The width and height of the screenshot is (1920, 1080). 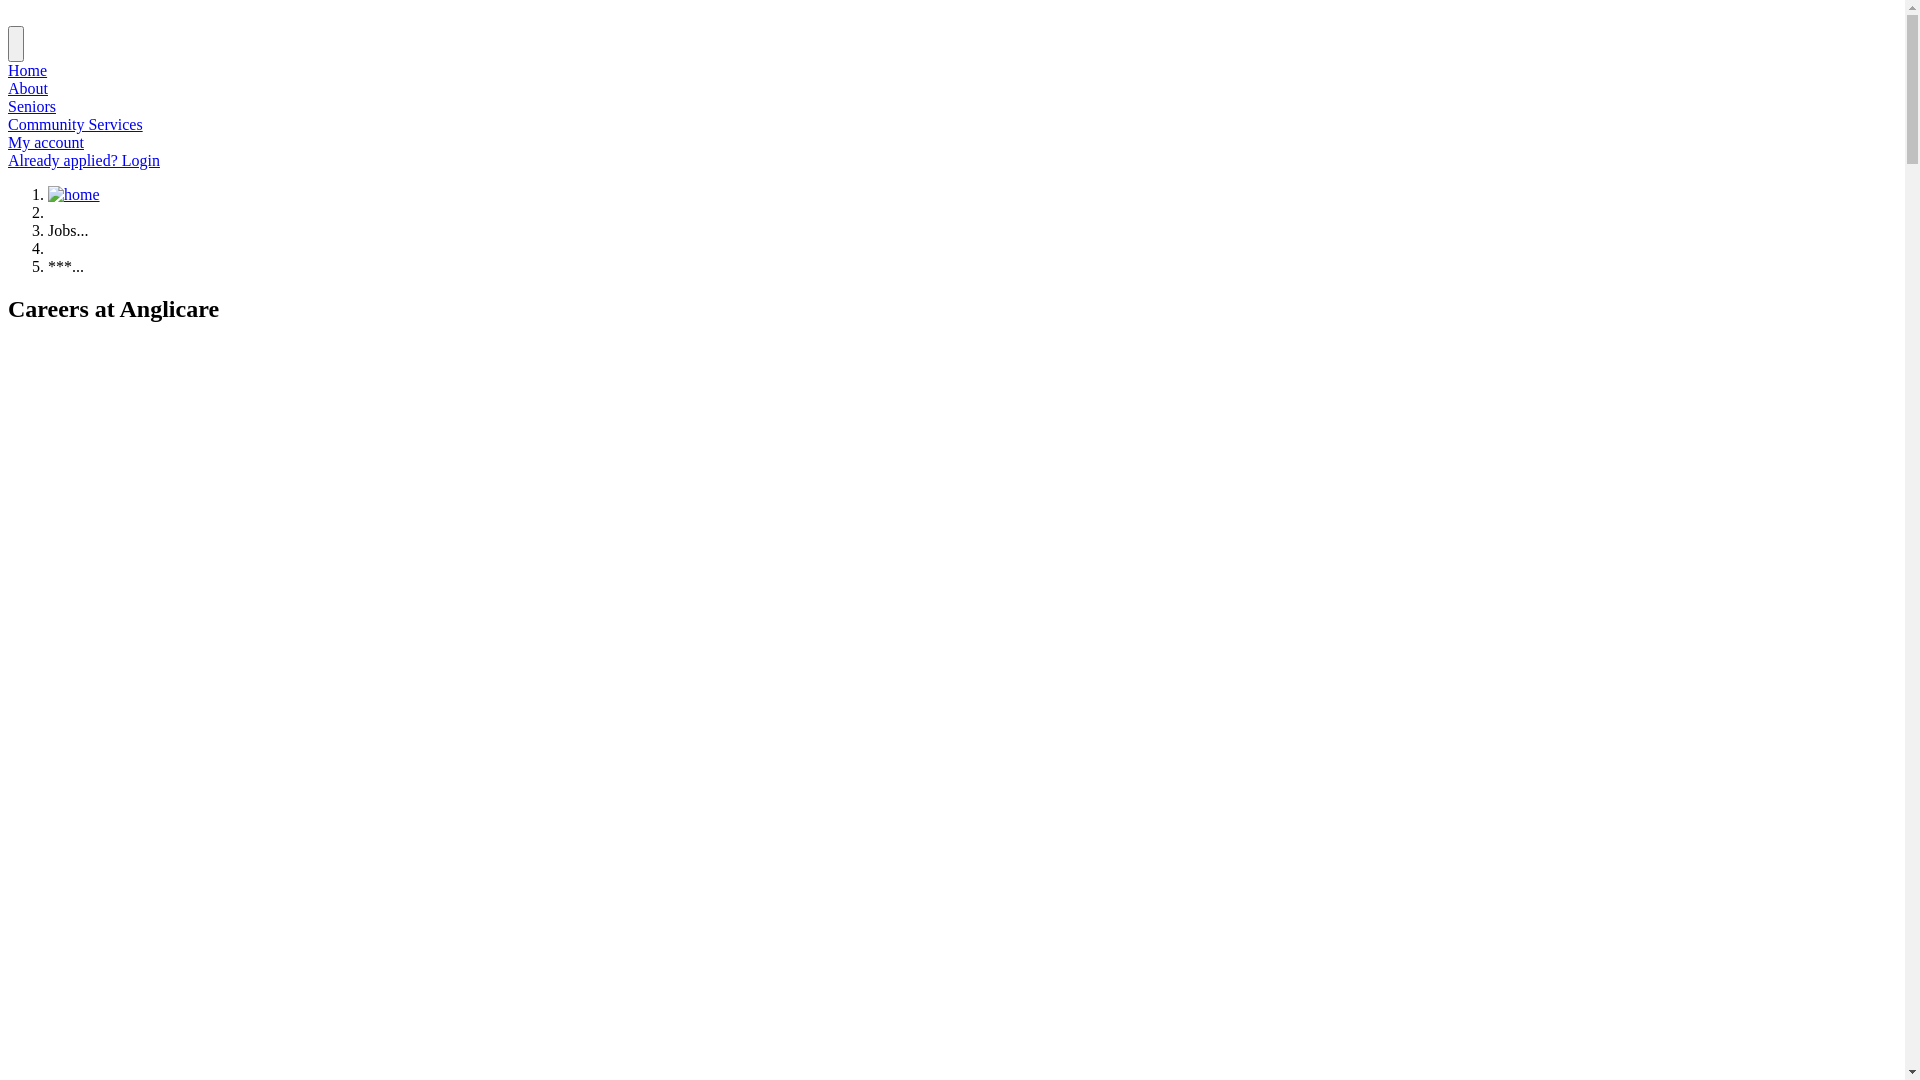 What do you see at coordinates (67, 229) in the screenshot?
I see `'Jobs...'` at bounding box center [67, 229].